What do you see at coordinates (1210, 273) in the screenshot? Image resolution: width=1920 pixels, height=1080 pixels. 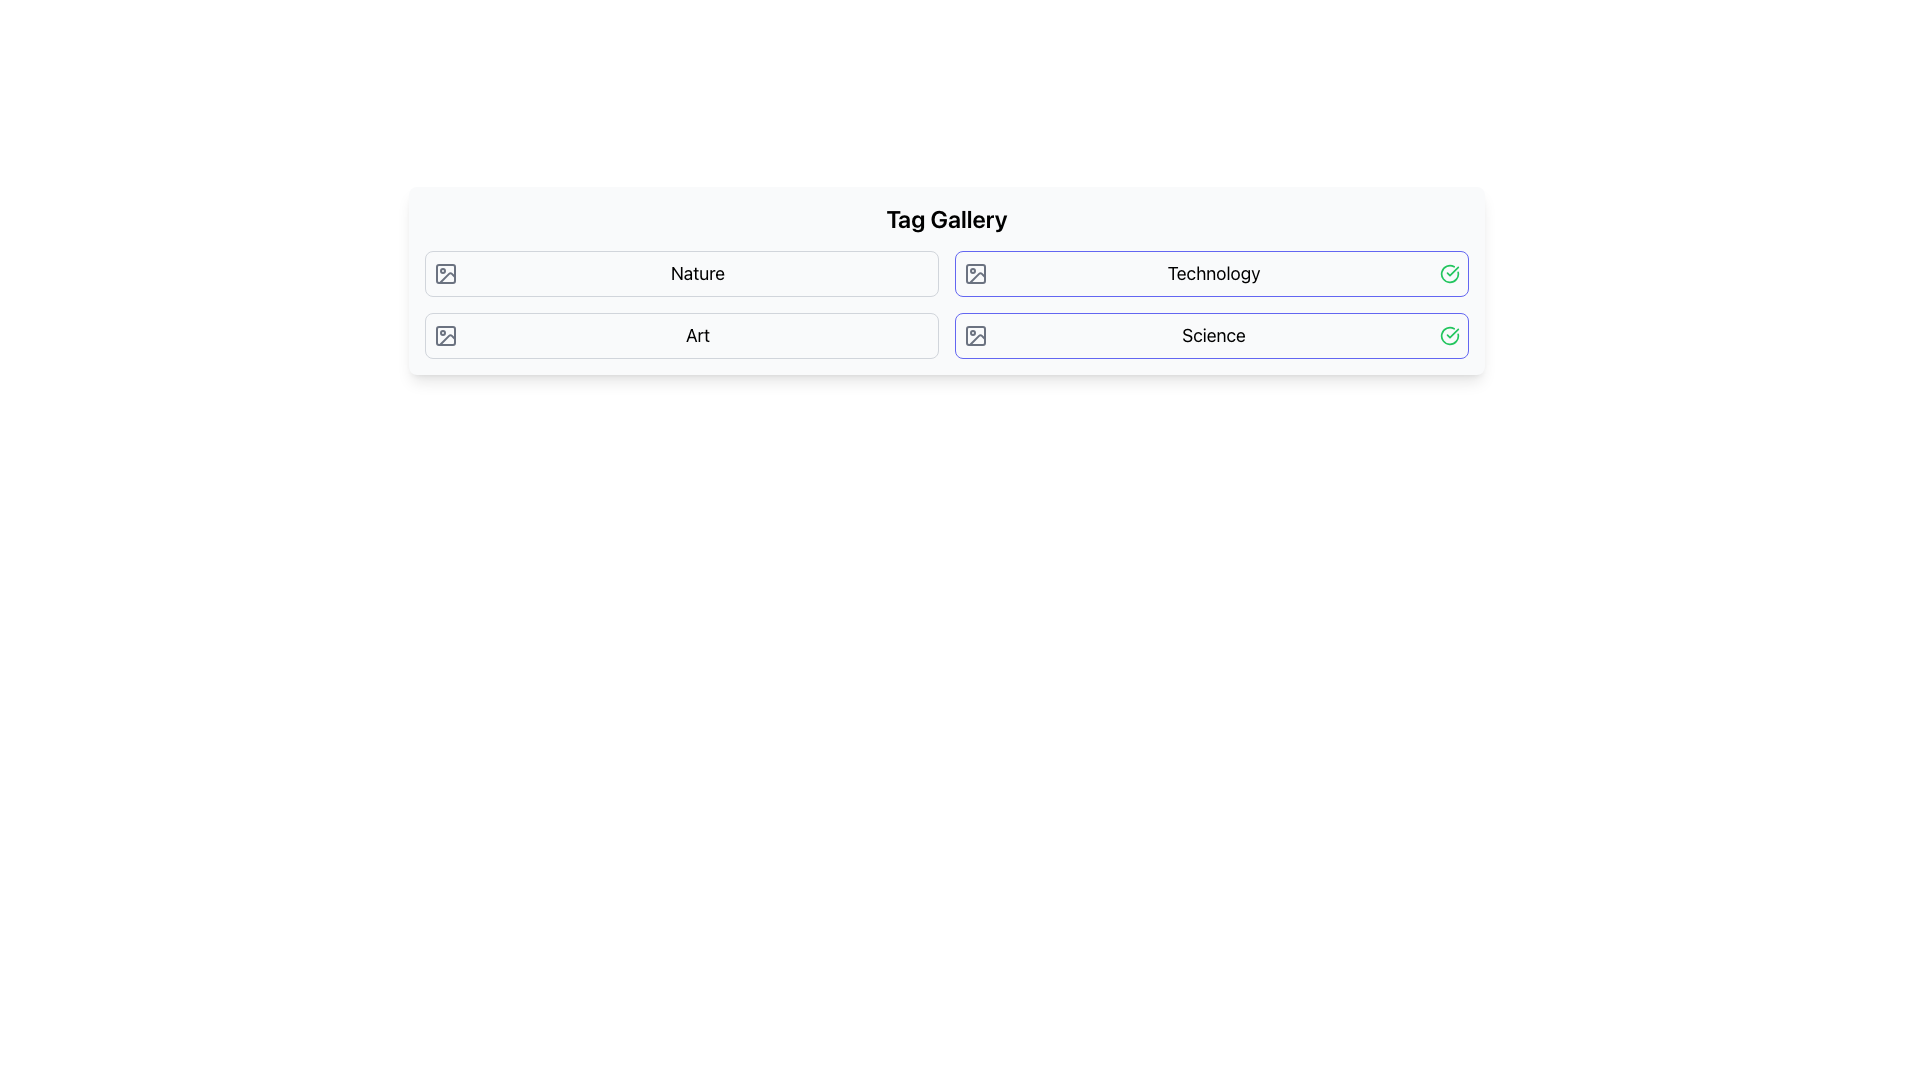 I see `the selectable item related to the 'Technology' category, located in the second column of the first row of a grid layout` at bounding box center [1210, 273].